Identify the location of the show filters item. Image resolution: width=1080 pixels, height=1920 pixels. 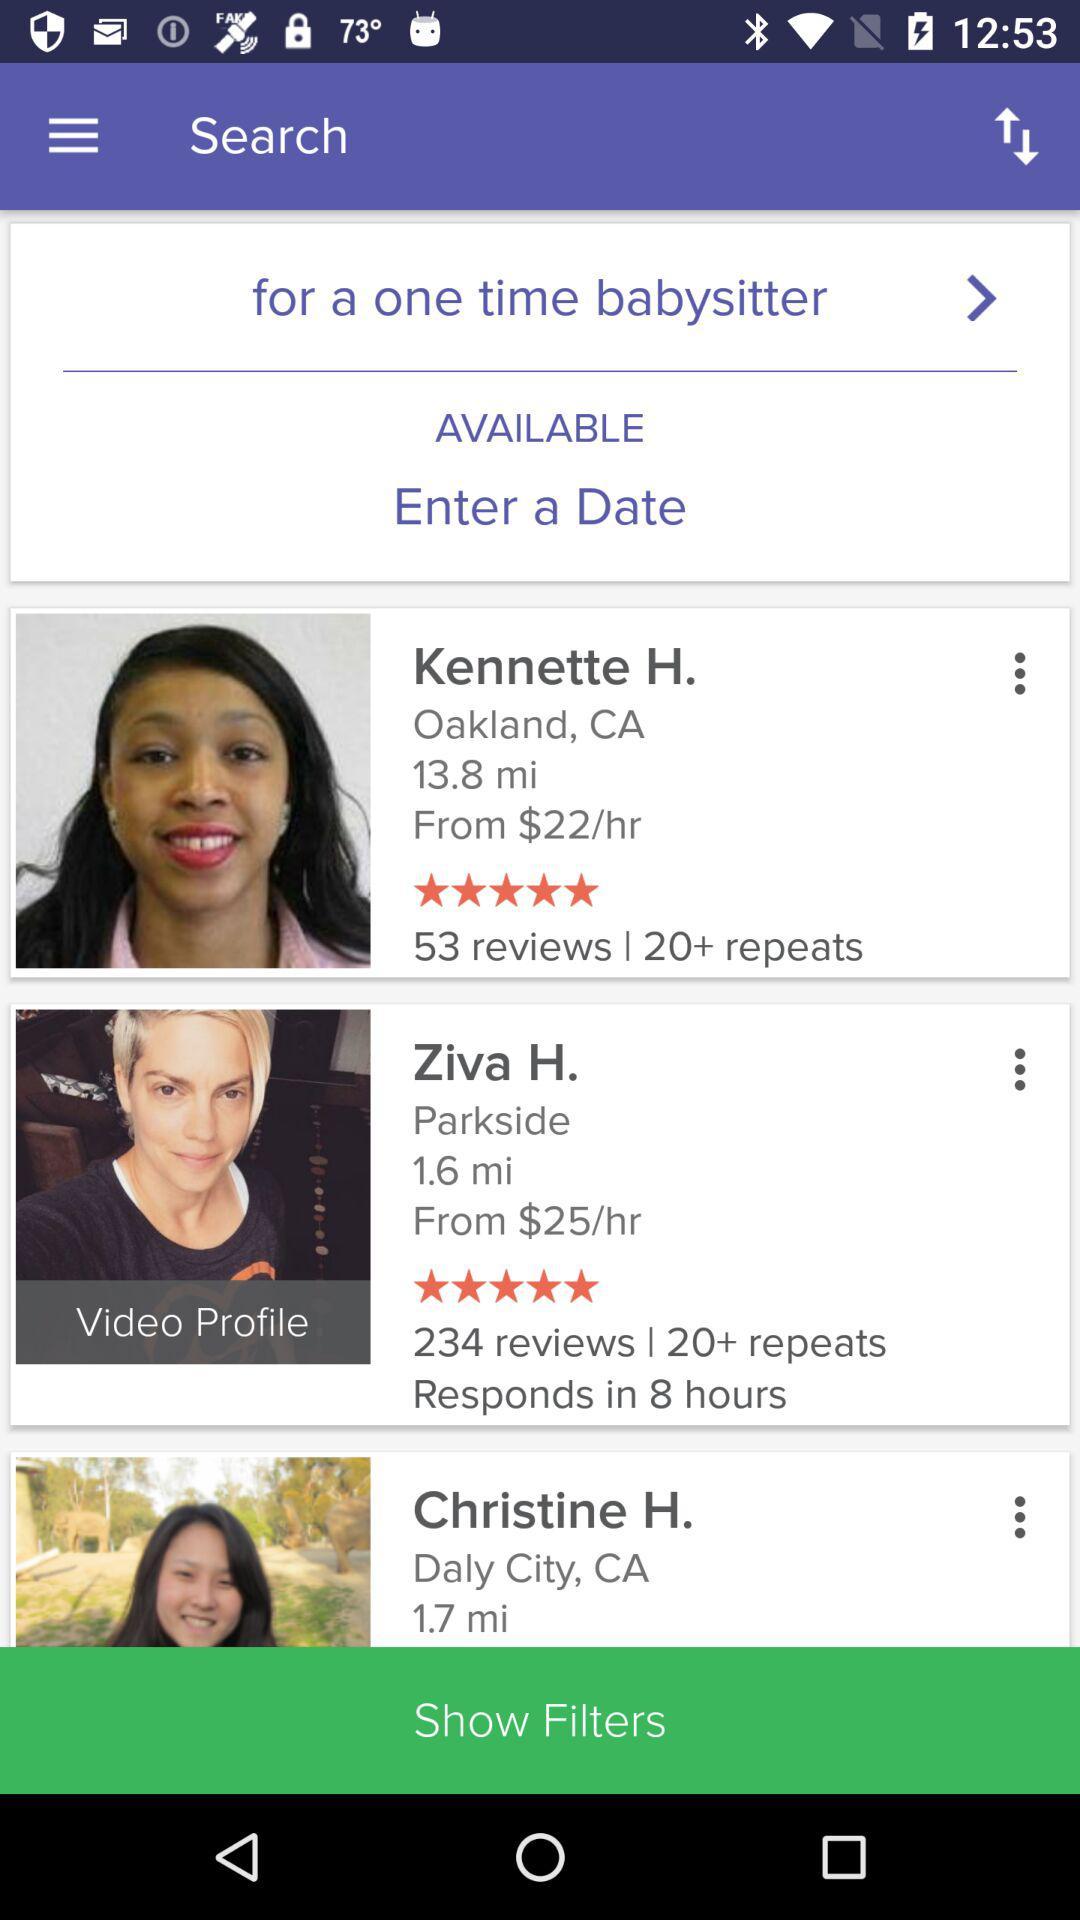
(540, 1719).